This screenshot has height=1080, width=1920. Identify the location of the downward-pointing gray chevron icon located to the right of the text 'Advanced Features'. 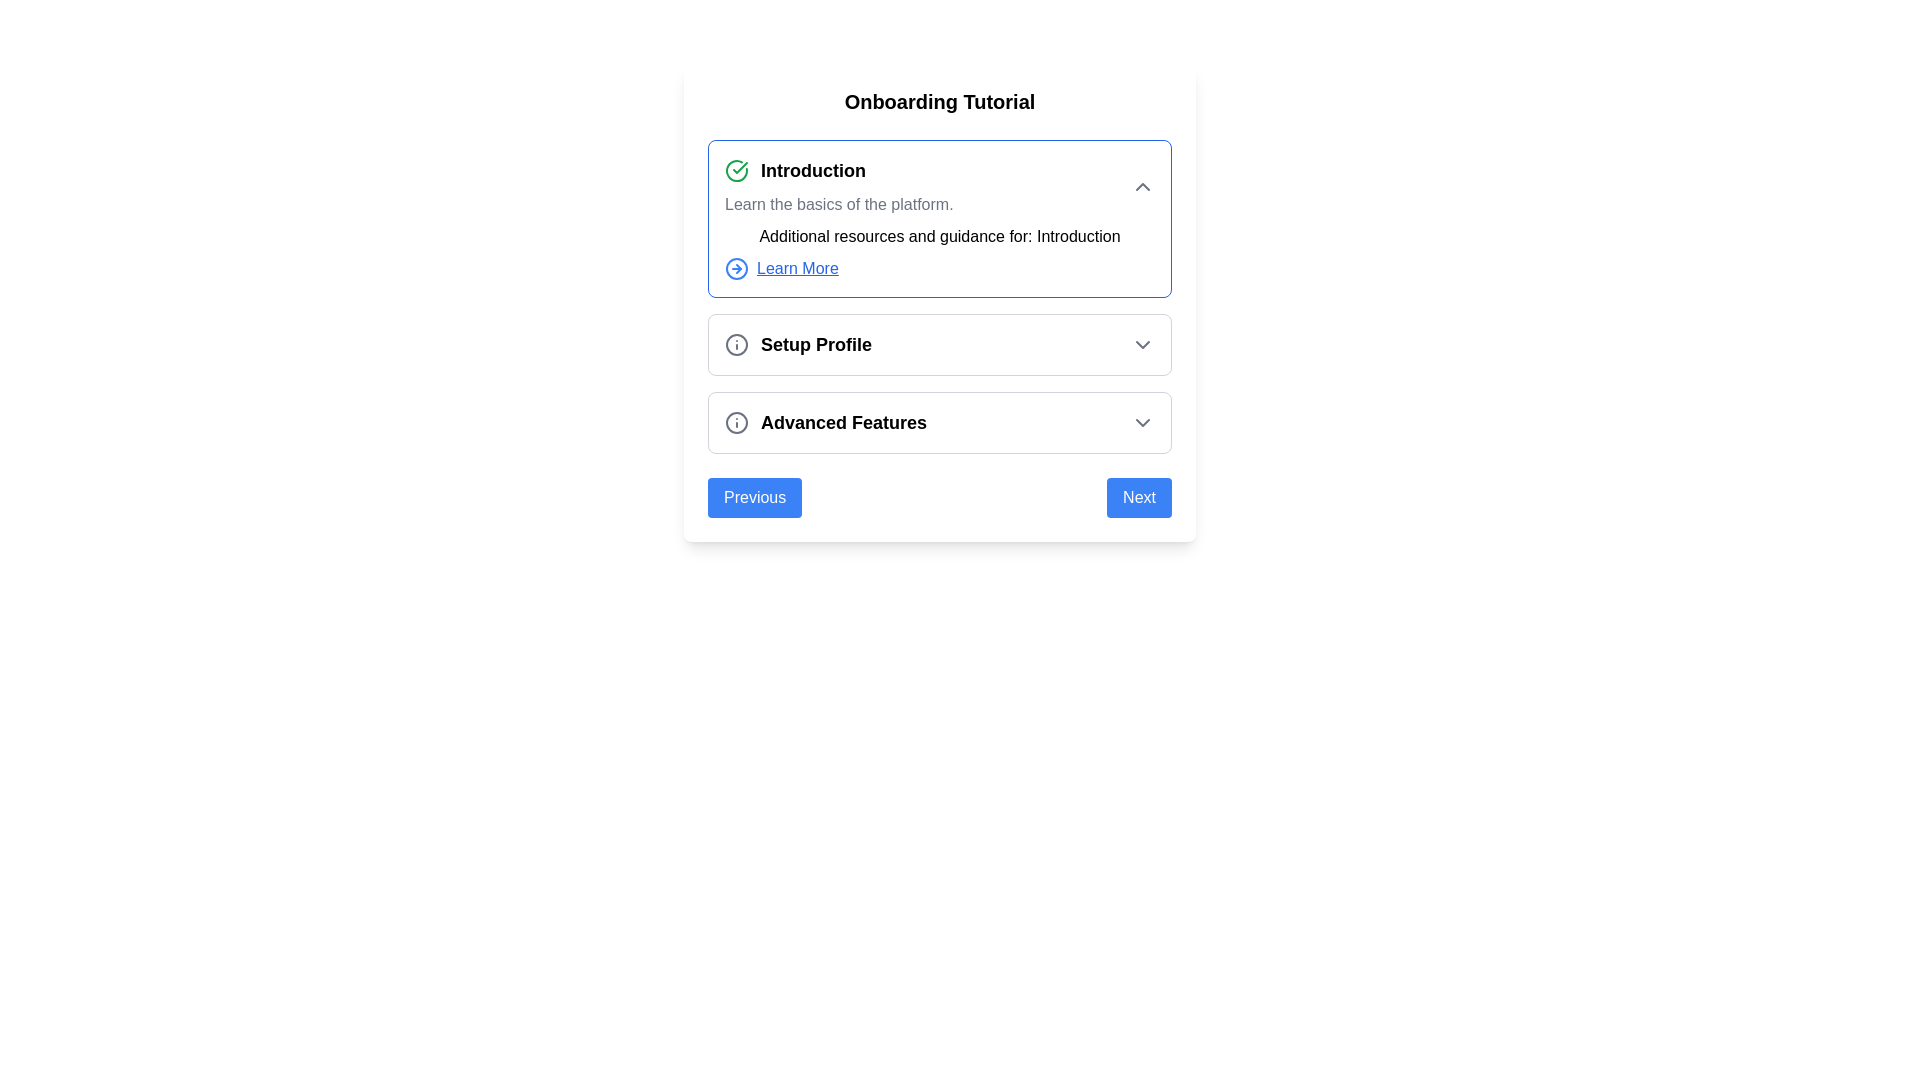
(1142, 422).